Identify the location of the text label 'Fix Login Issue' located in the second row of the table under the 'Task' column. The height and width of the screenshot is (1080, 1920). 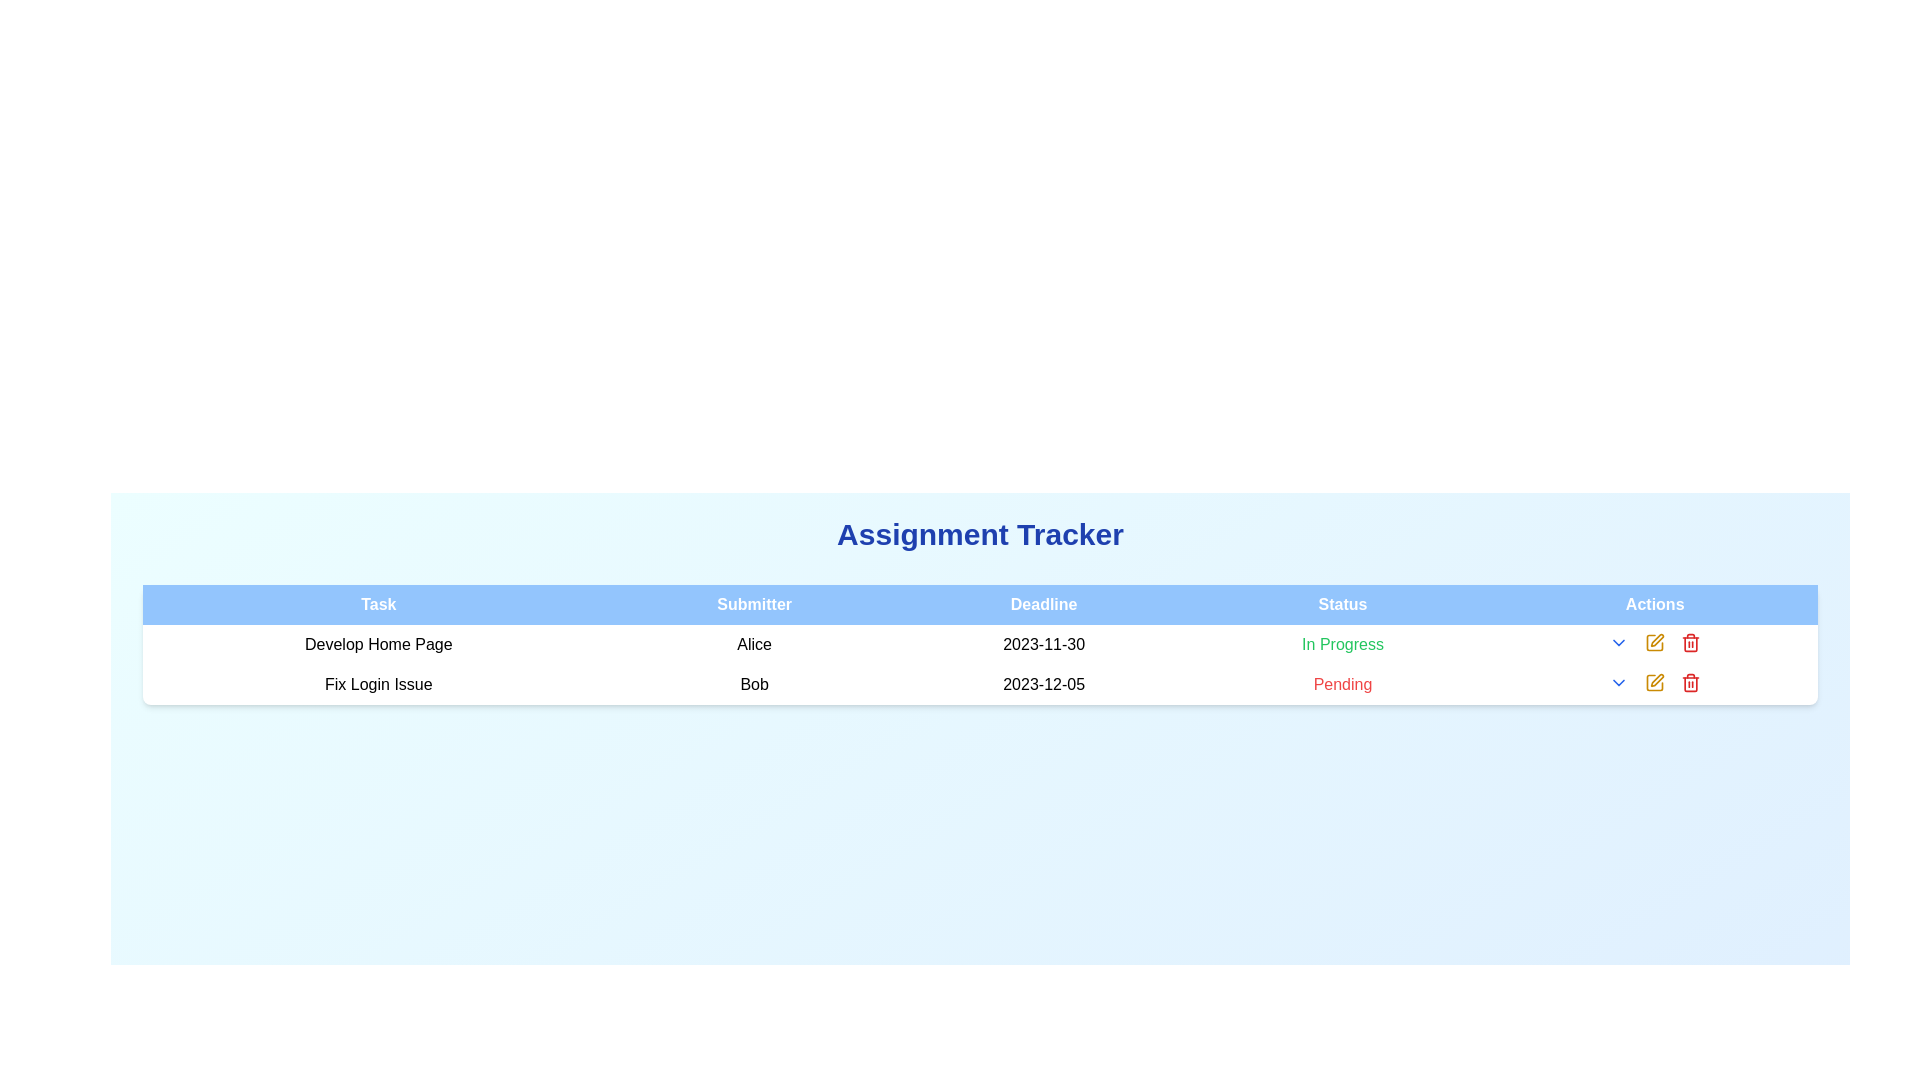
(378, 684).